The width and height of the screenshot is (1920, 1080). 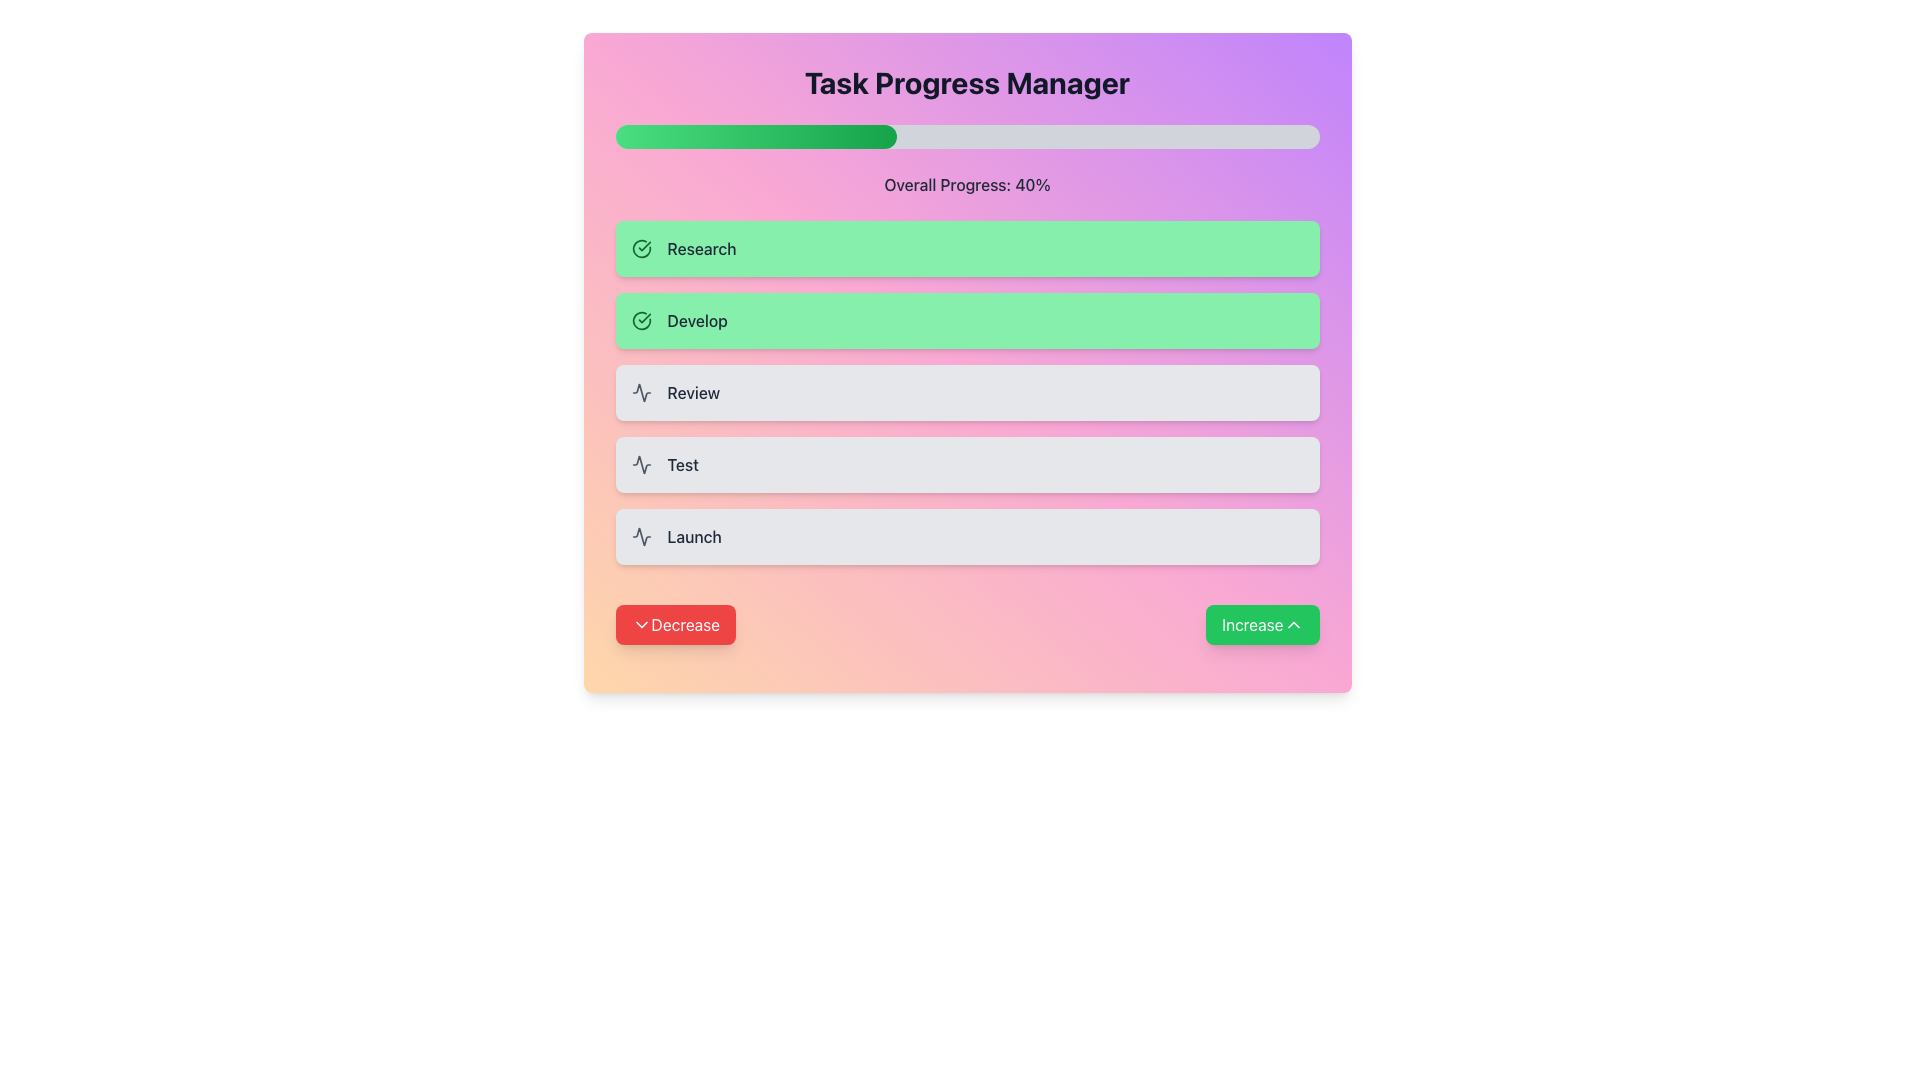 I want to click on the 'Test' icon located in the fourth row of the task list interface, which visually represents the test step, so click(x=641, y=465).